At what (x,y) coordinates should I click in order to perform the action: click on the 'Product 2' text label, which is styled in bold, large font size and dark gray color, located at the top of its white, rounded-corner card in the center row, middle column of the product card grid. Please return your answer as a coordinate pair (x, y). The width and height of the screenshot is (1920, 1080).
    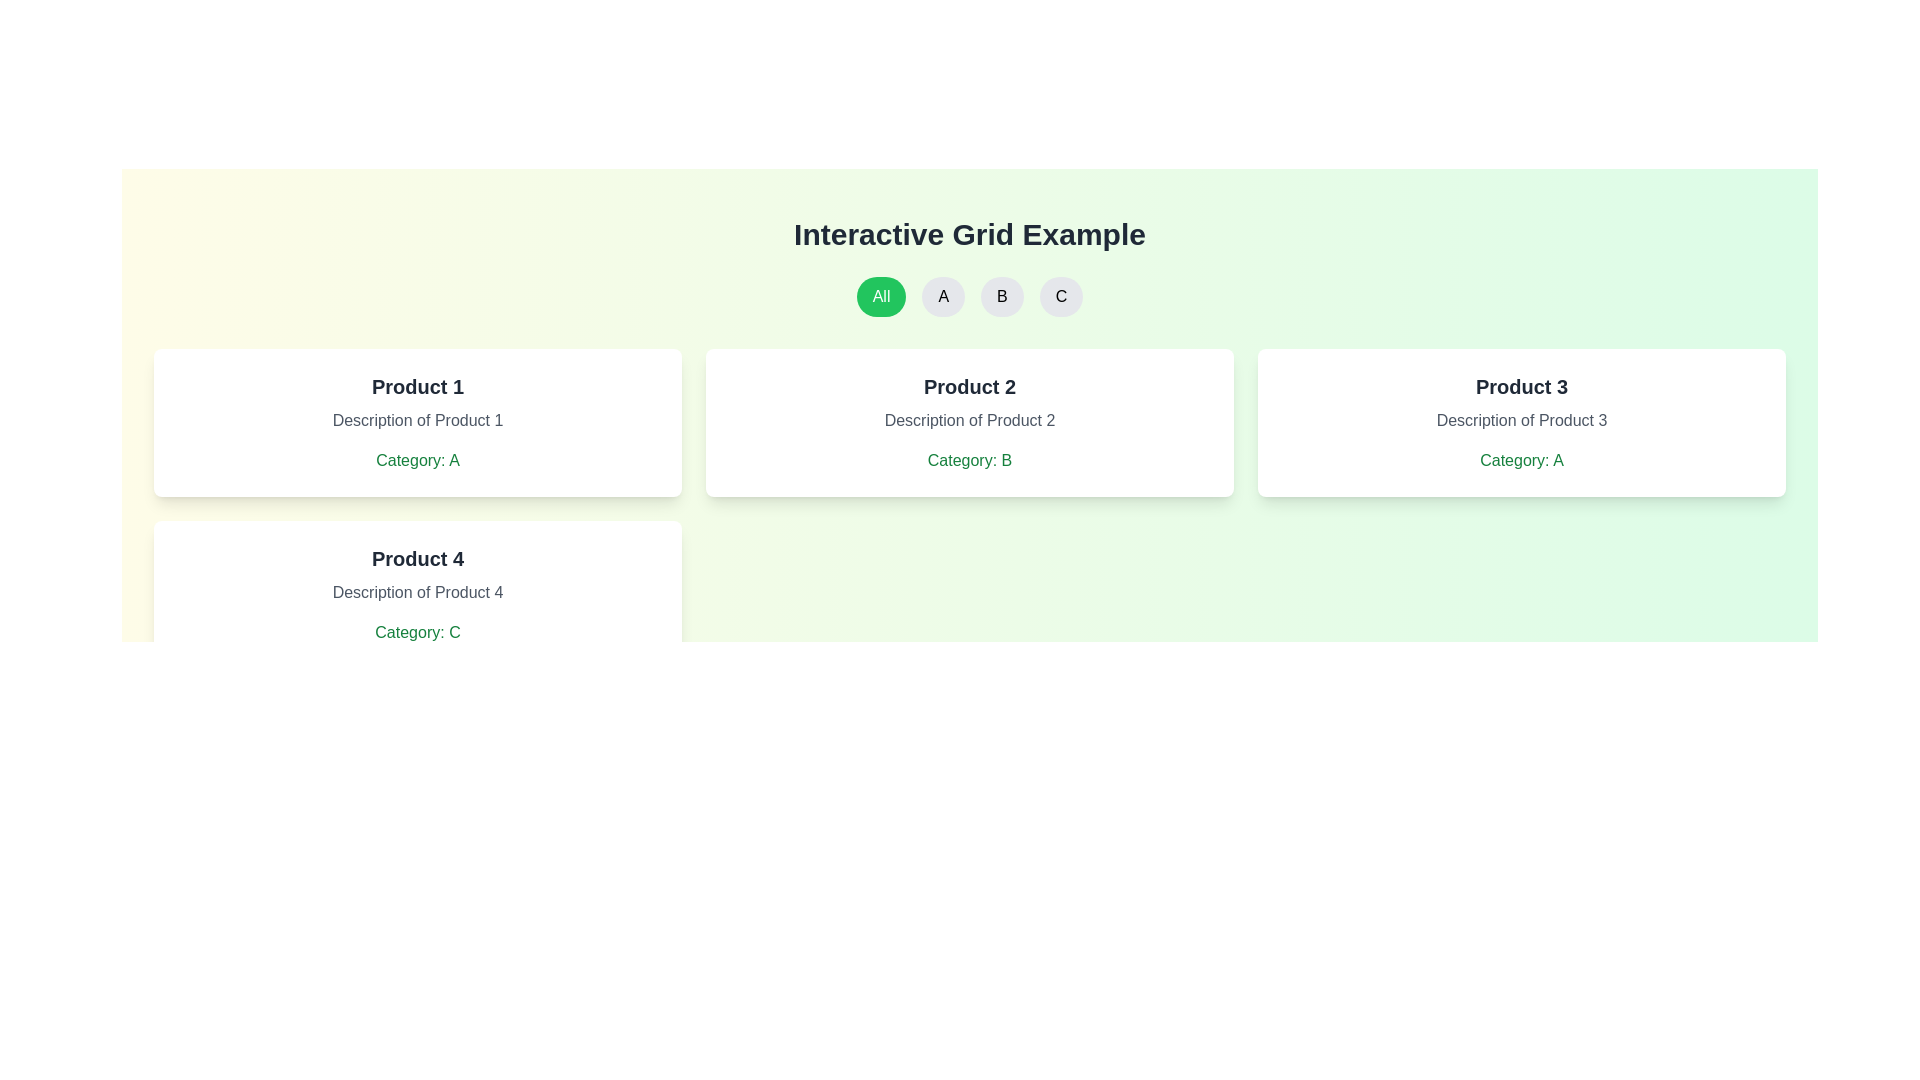
    Looking at the image, I should click on (969, 386).